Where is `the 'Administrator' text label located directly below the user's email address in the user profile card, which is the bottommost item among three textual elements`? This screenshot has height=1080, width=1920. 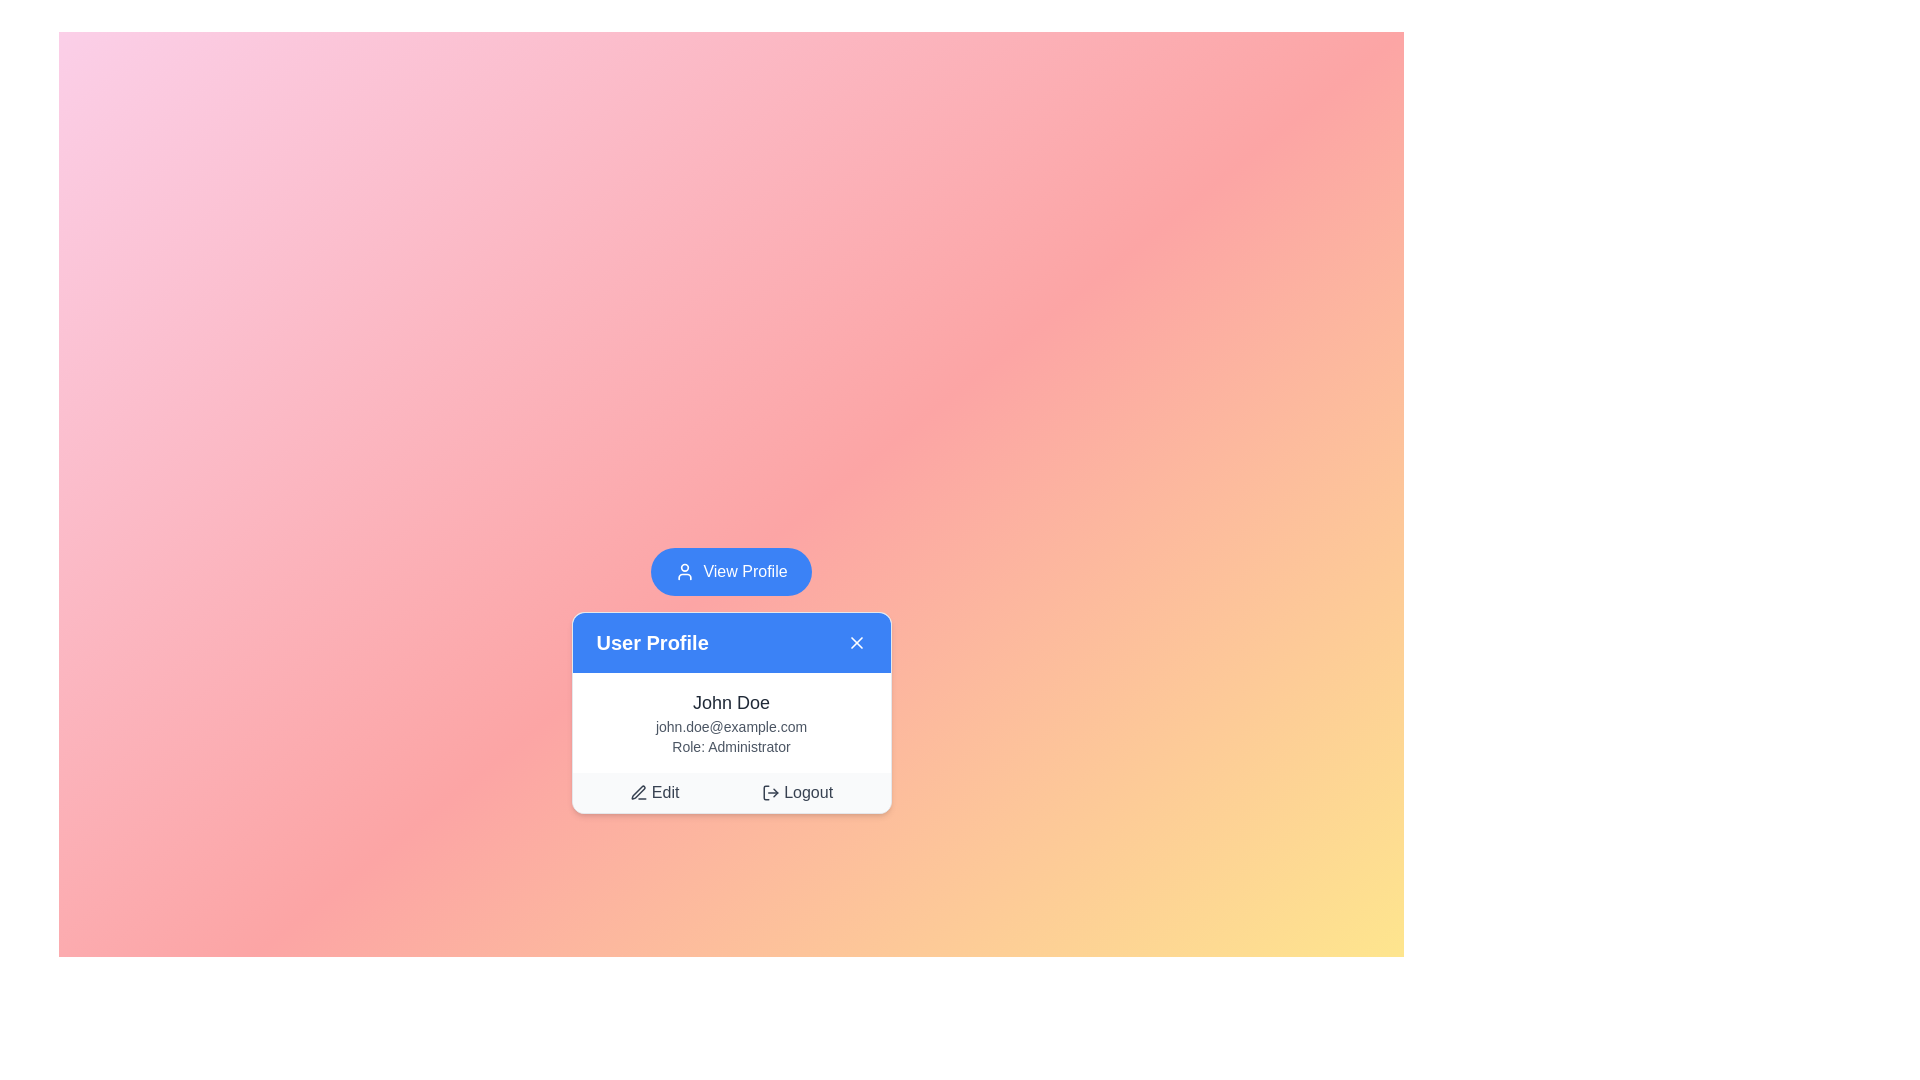 the 'Administrator' text label located directly below the user's email address in the user profile card, which is the bottommost item among three textual elements is located at coordinates (730, 747).